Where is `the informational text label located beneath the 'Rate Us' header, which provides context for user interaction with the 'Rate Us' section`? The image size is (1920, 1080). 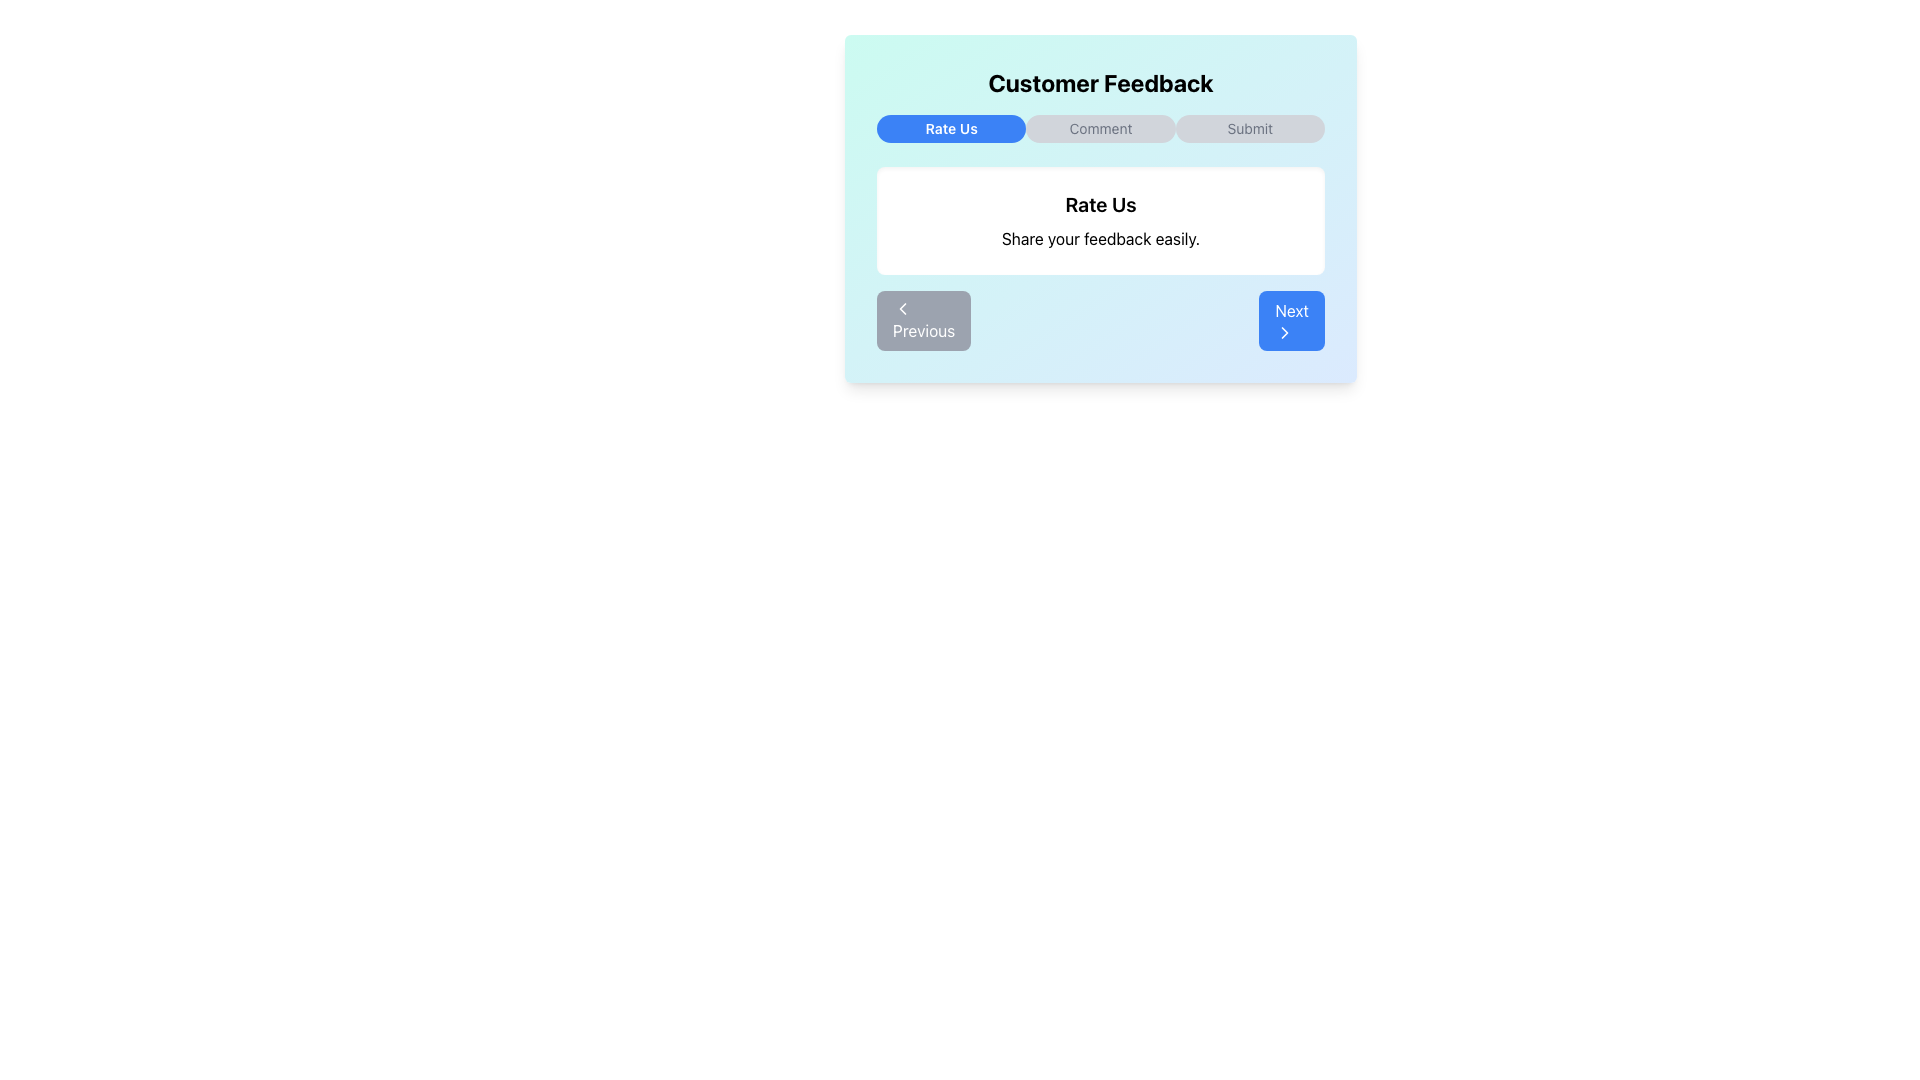 the informational text label located beneath the 'Rate Us' header, which provides context for user interaction with the 'Rate Us' section is located at coordinates (1099, 238).